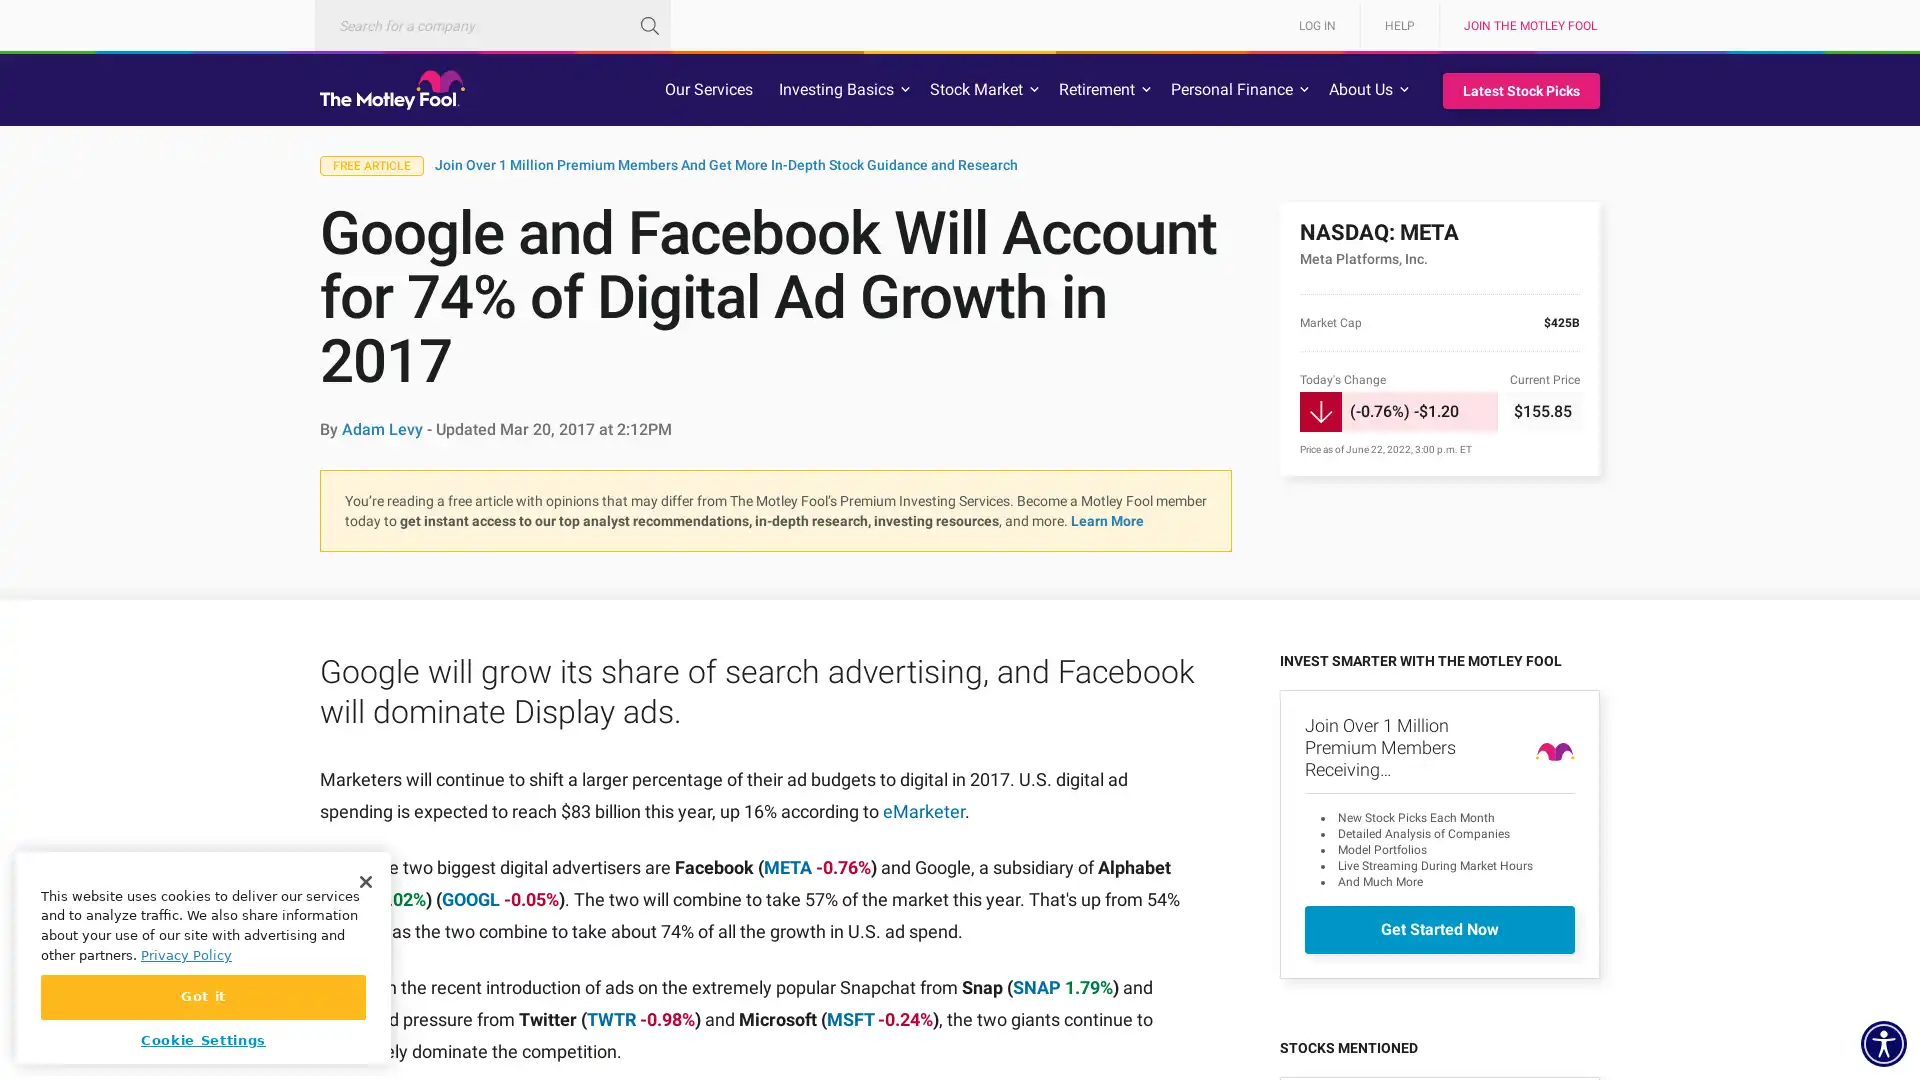 Image resolution: width=1920 pixels, height=1080 pixels. What do you see at coordinates (1360, 88) in the screenshot?
I see `About Us` at bounding box center [1360, 88].